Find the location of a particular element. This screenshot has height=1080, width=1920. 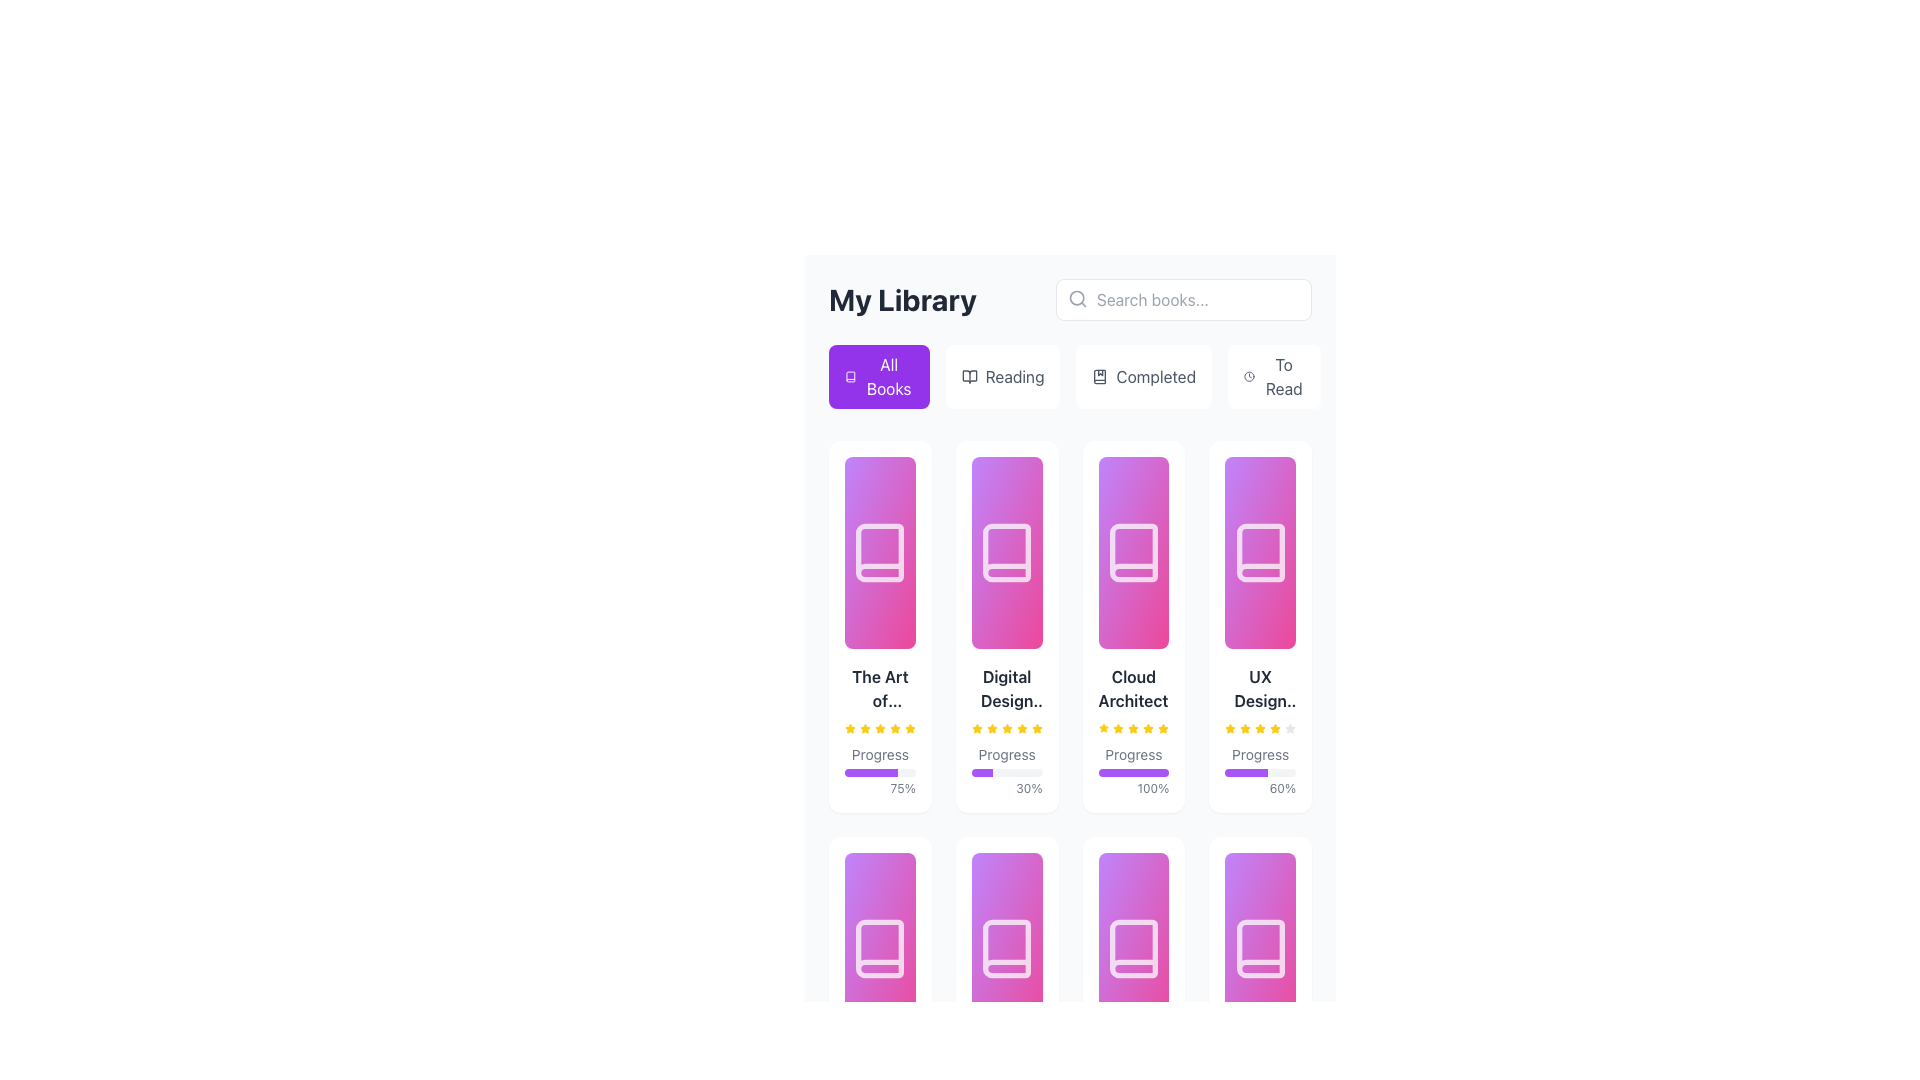

the first card in the 'My Library' section that displays information about the book titled 'The Art of Programming' is located at coordinates (880, 626).